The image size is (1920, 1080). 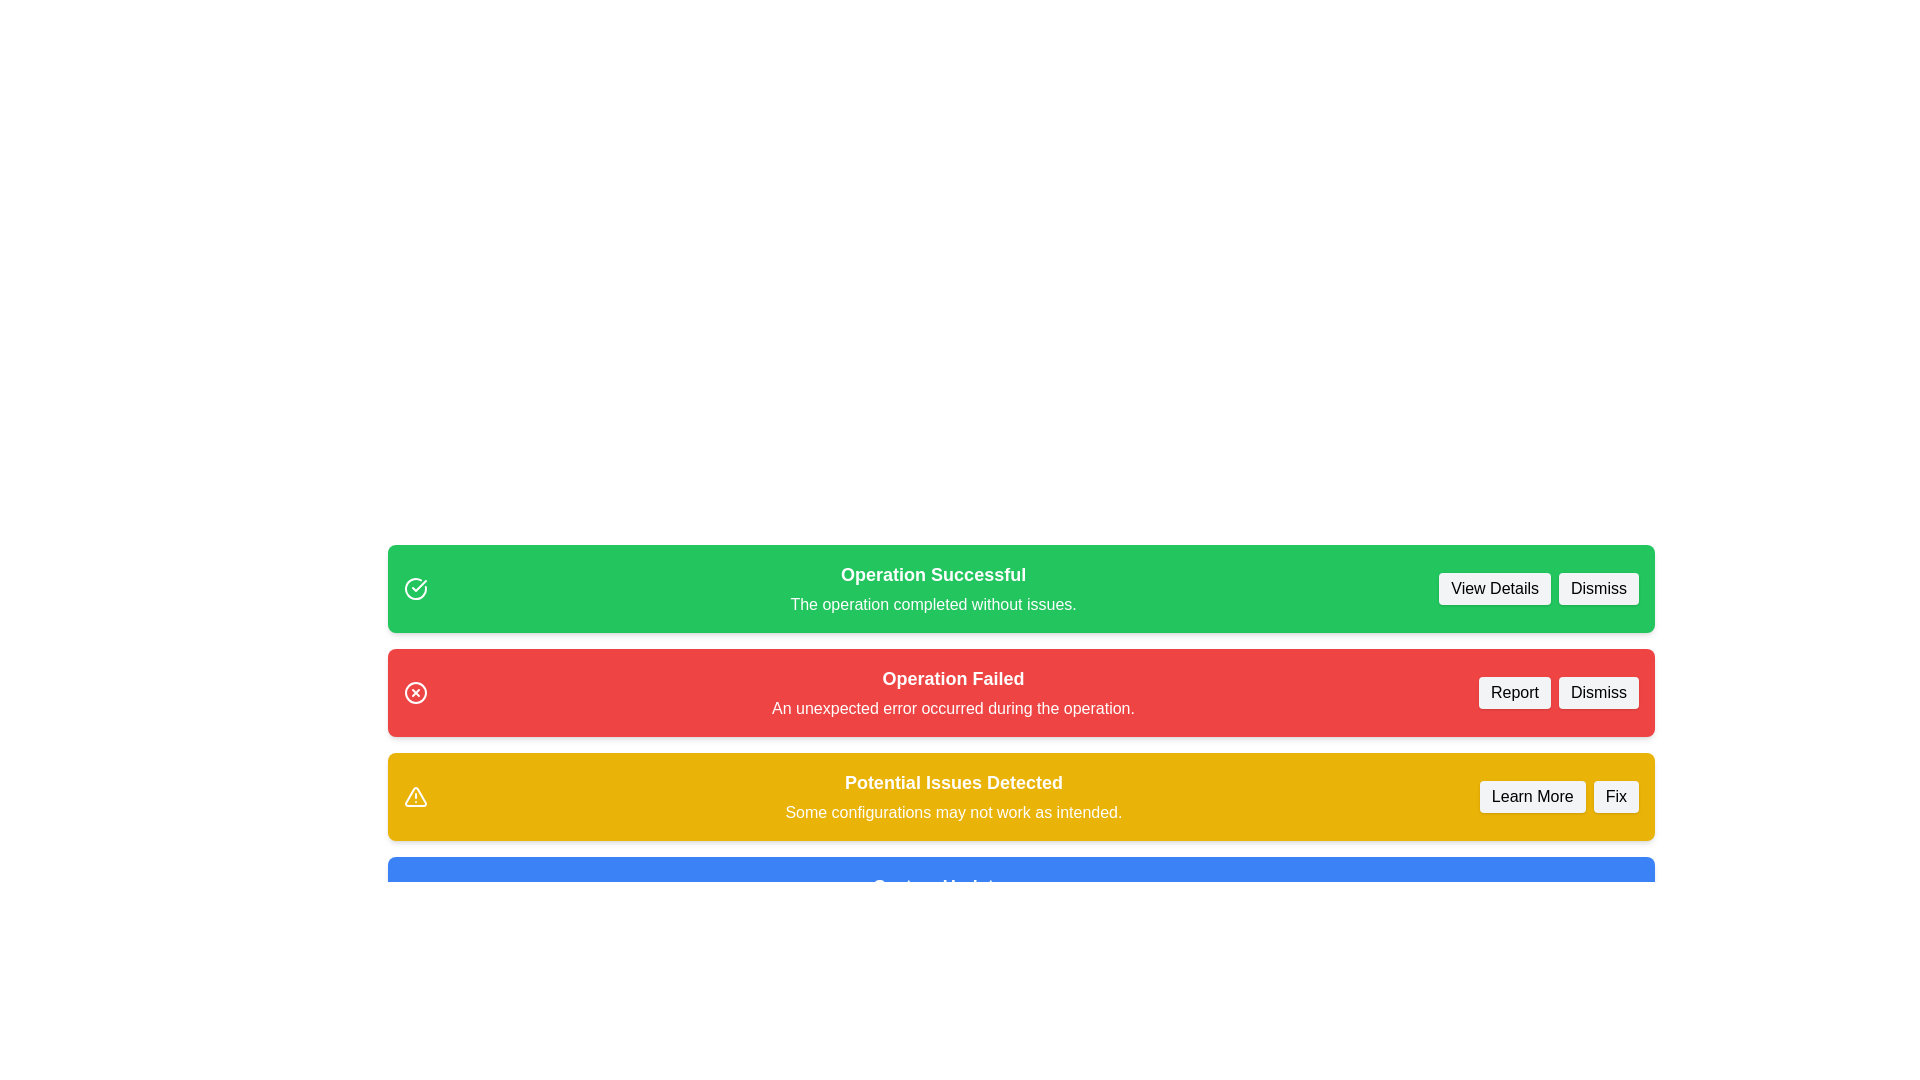 I want to click on the yellow alert message titled 'Potential Issues Detected' with the subtitle 'Some configurations may not work as intended.', so click(x=952, y=796).